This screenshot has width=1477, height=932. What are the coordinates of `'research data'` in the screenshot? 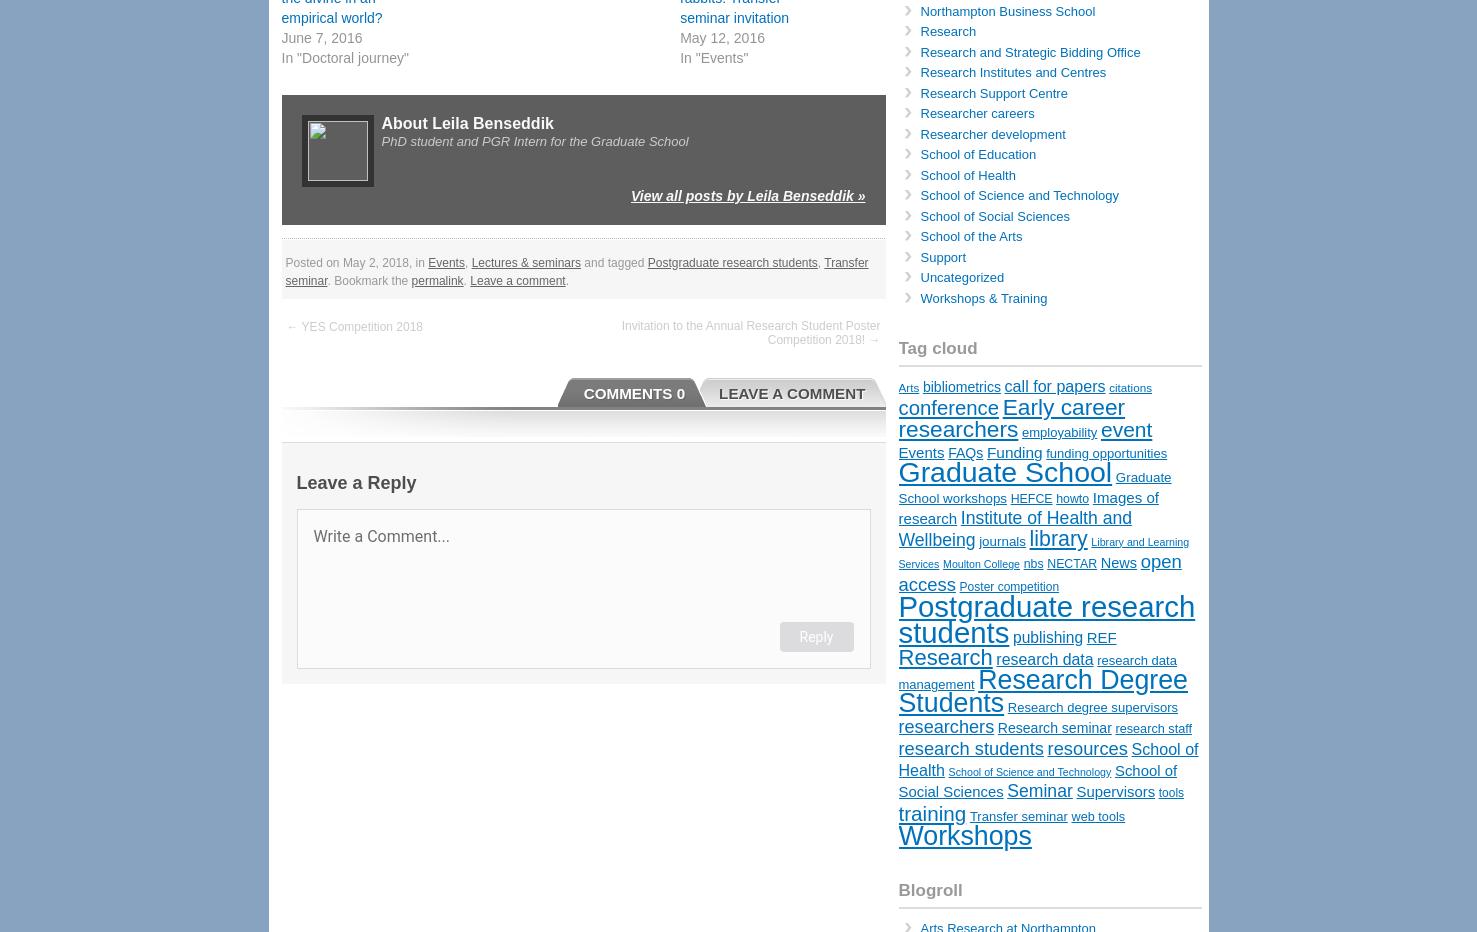 It's located at (1043, 659).